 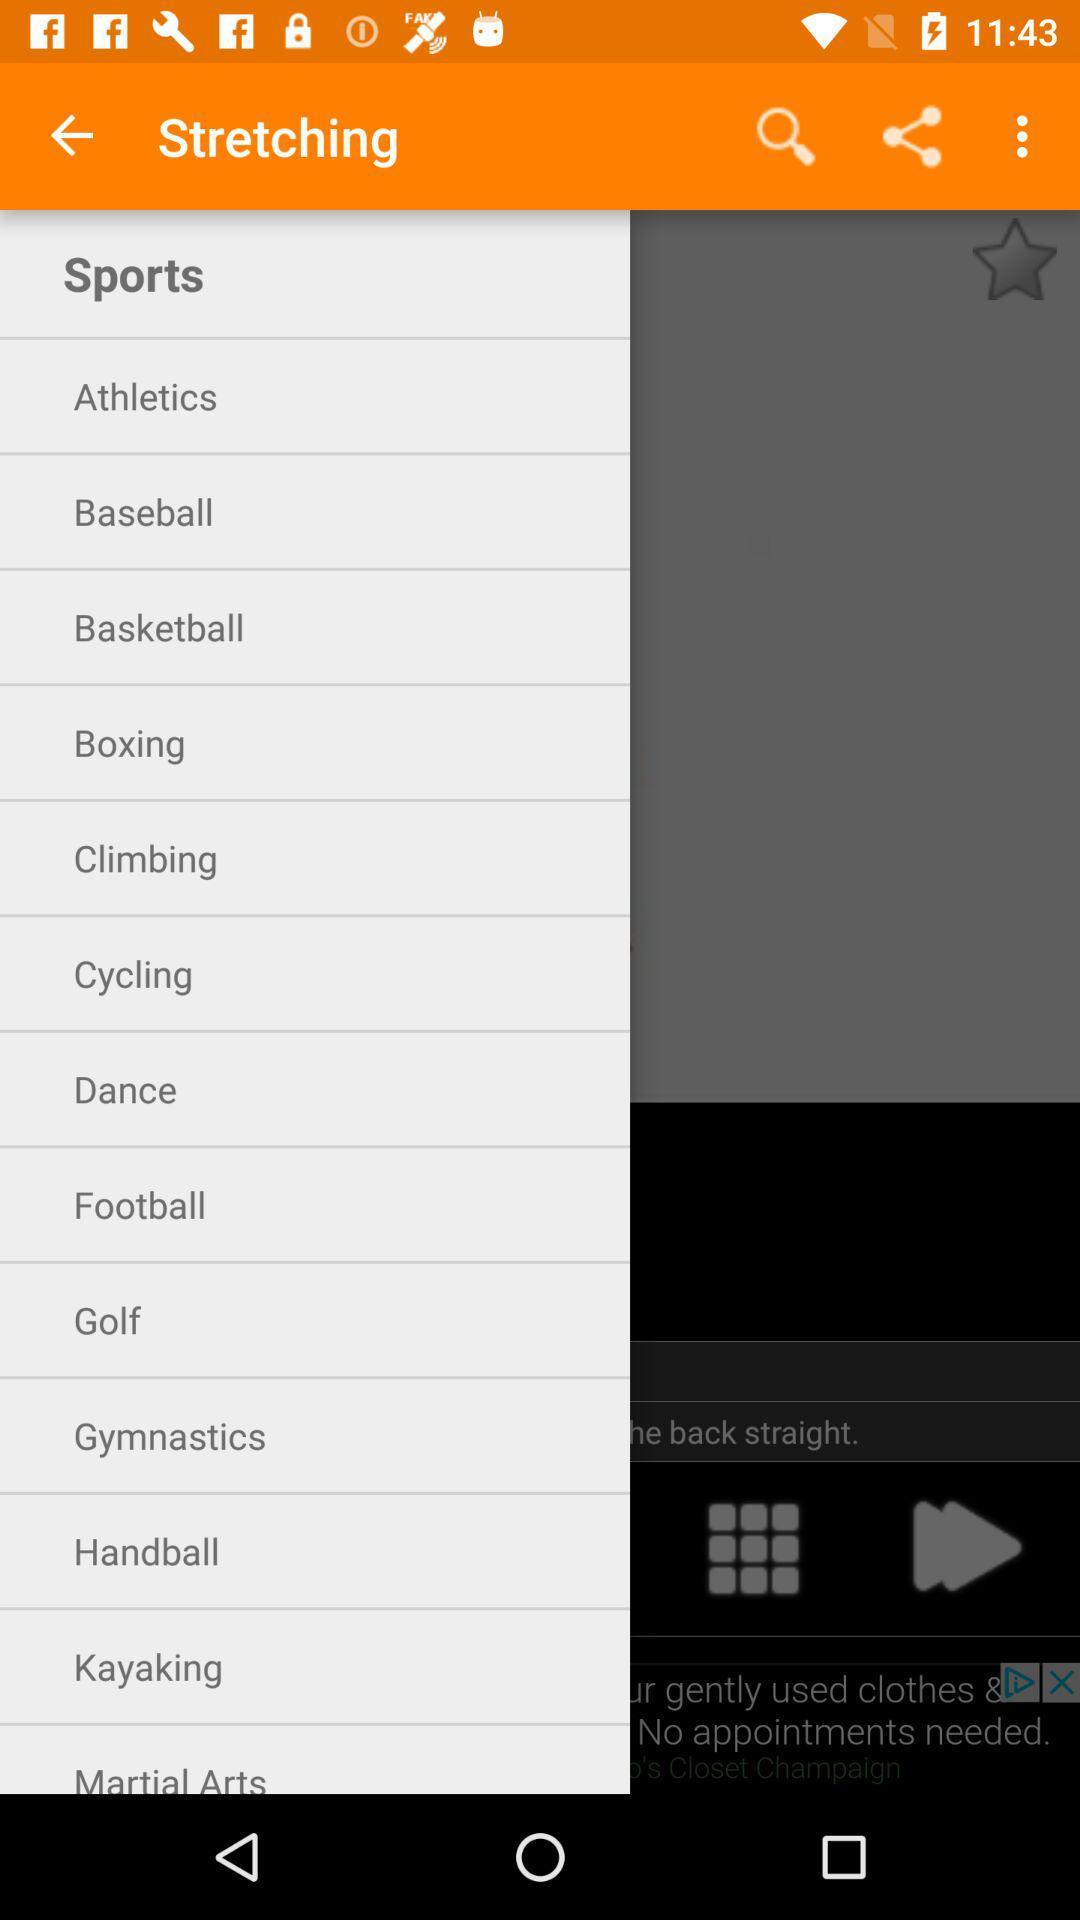 I want to click on explore more options, so click(x=753, y=1547).